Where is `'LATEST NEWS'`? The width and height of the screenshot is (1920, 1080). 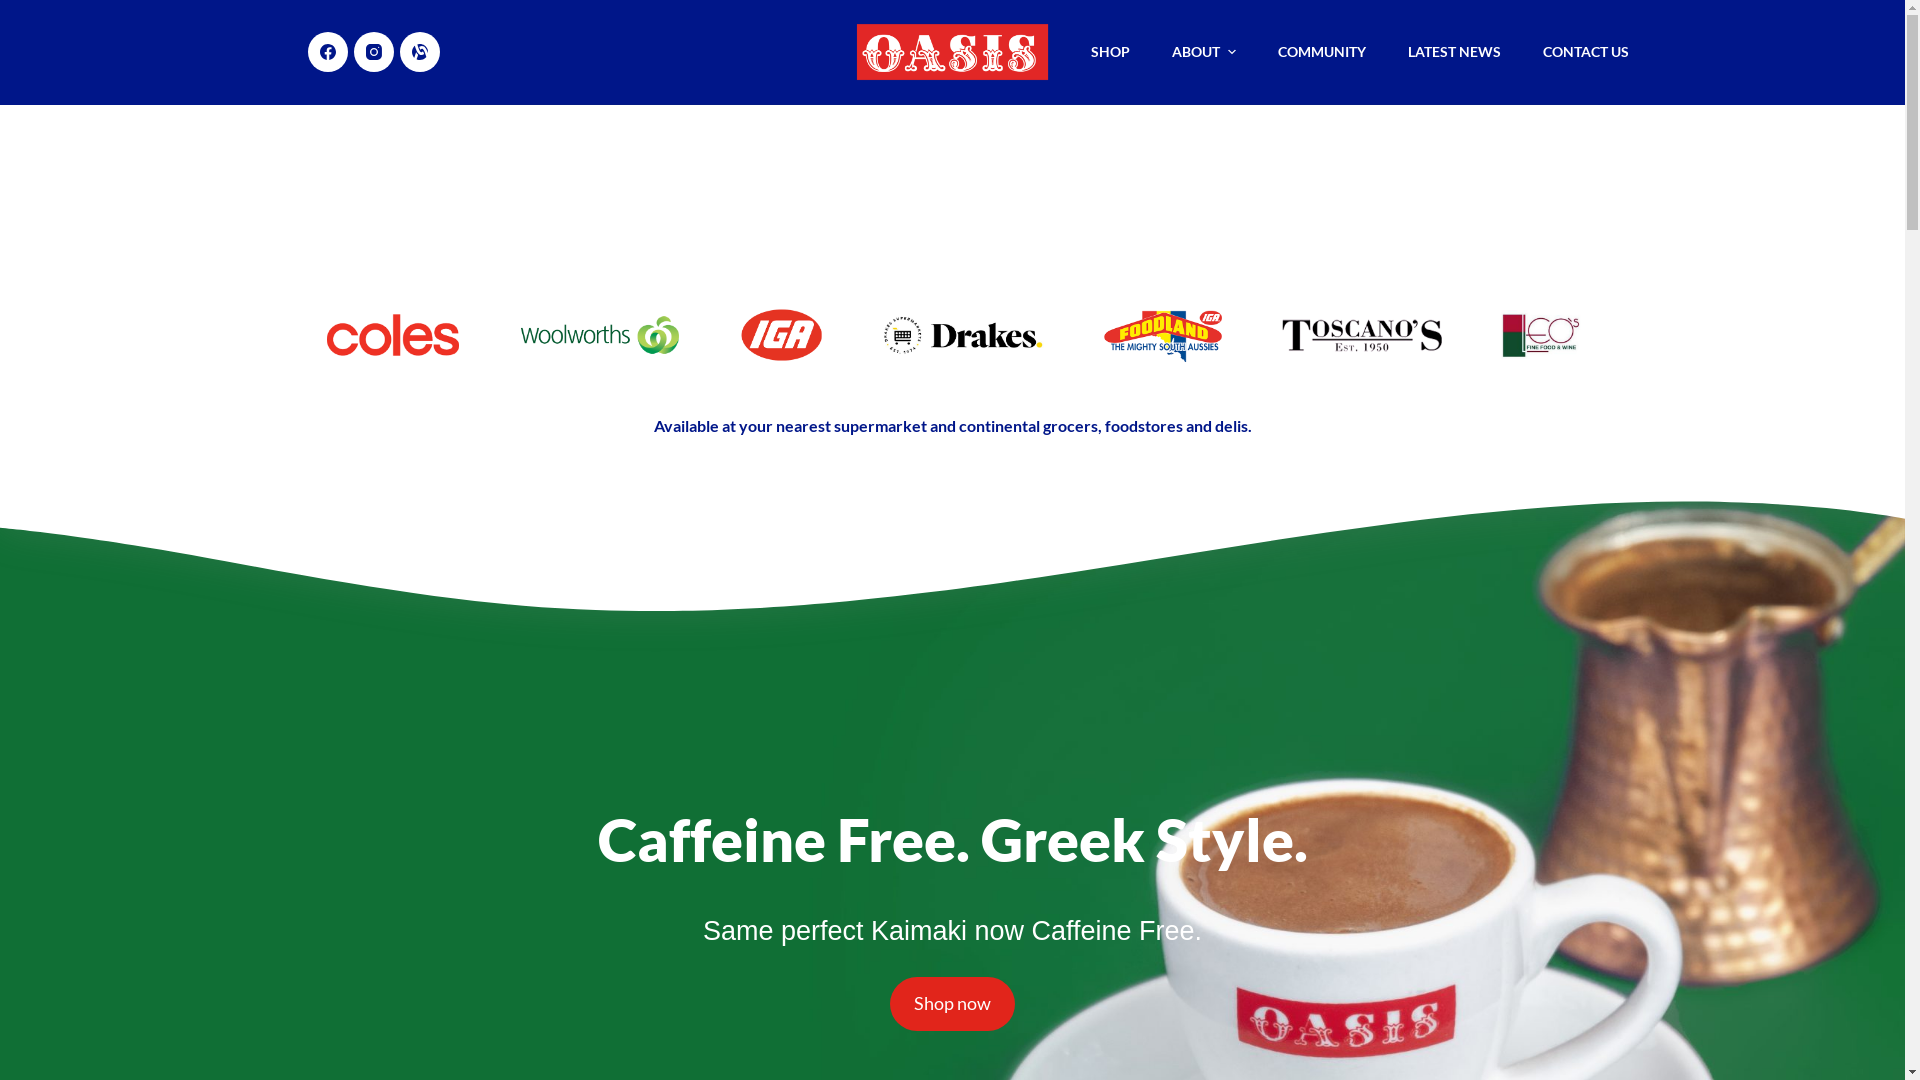 'LATEST NEWS' is located at coordinates (1386, 50).